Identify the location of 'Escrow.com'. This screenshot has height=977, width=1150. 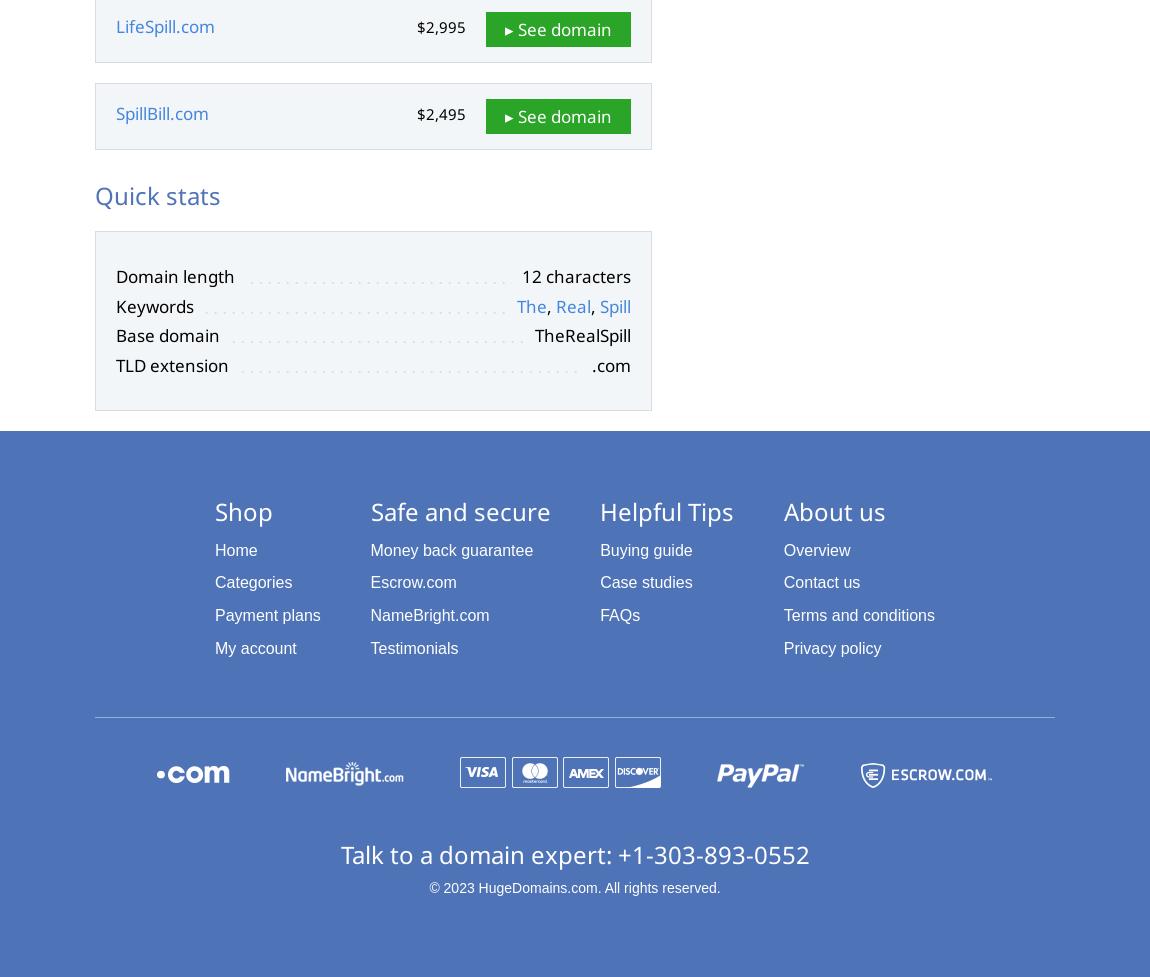
(412, 581).